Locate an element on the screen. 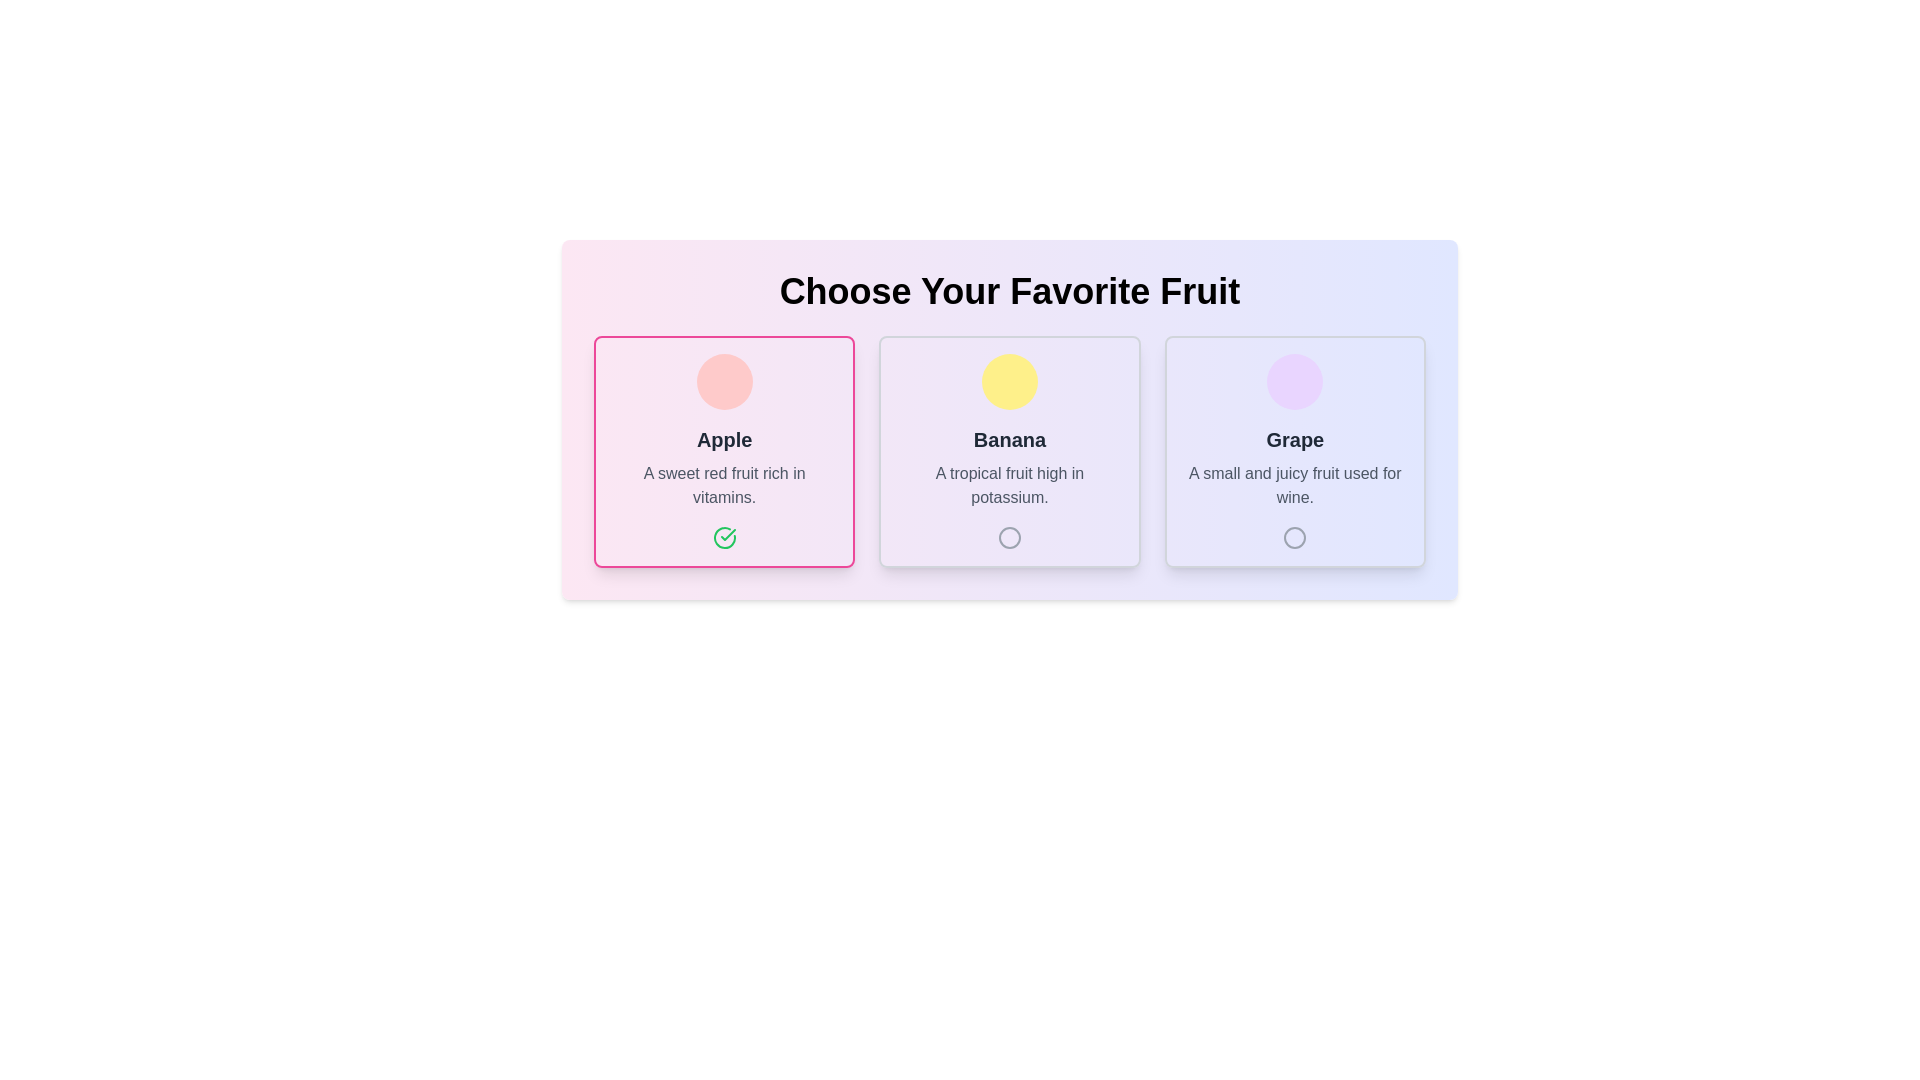 This screenshot has height=1080, width=1920. the green circular checkmark icon located at the bottom center of the 'Apple' card is located at coordinates (723, 536).